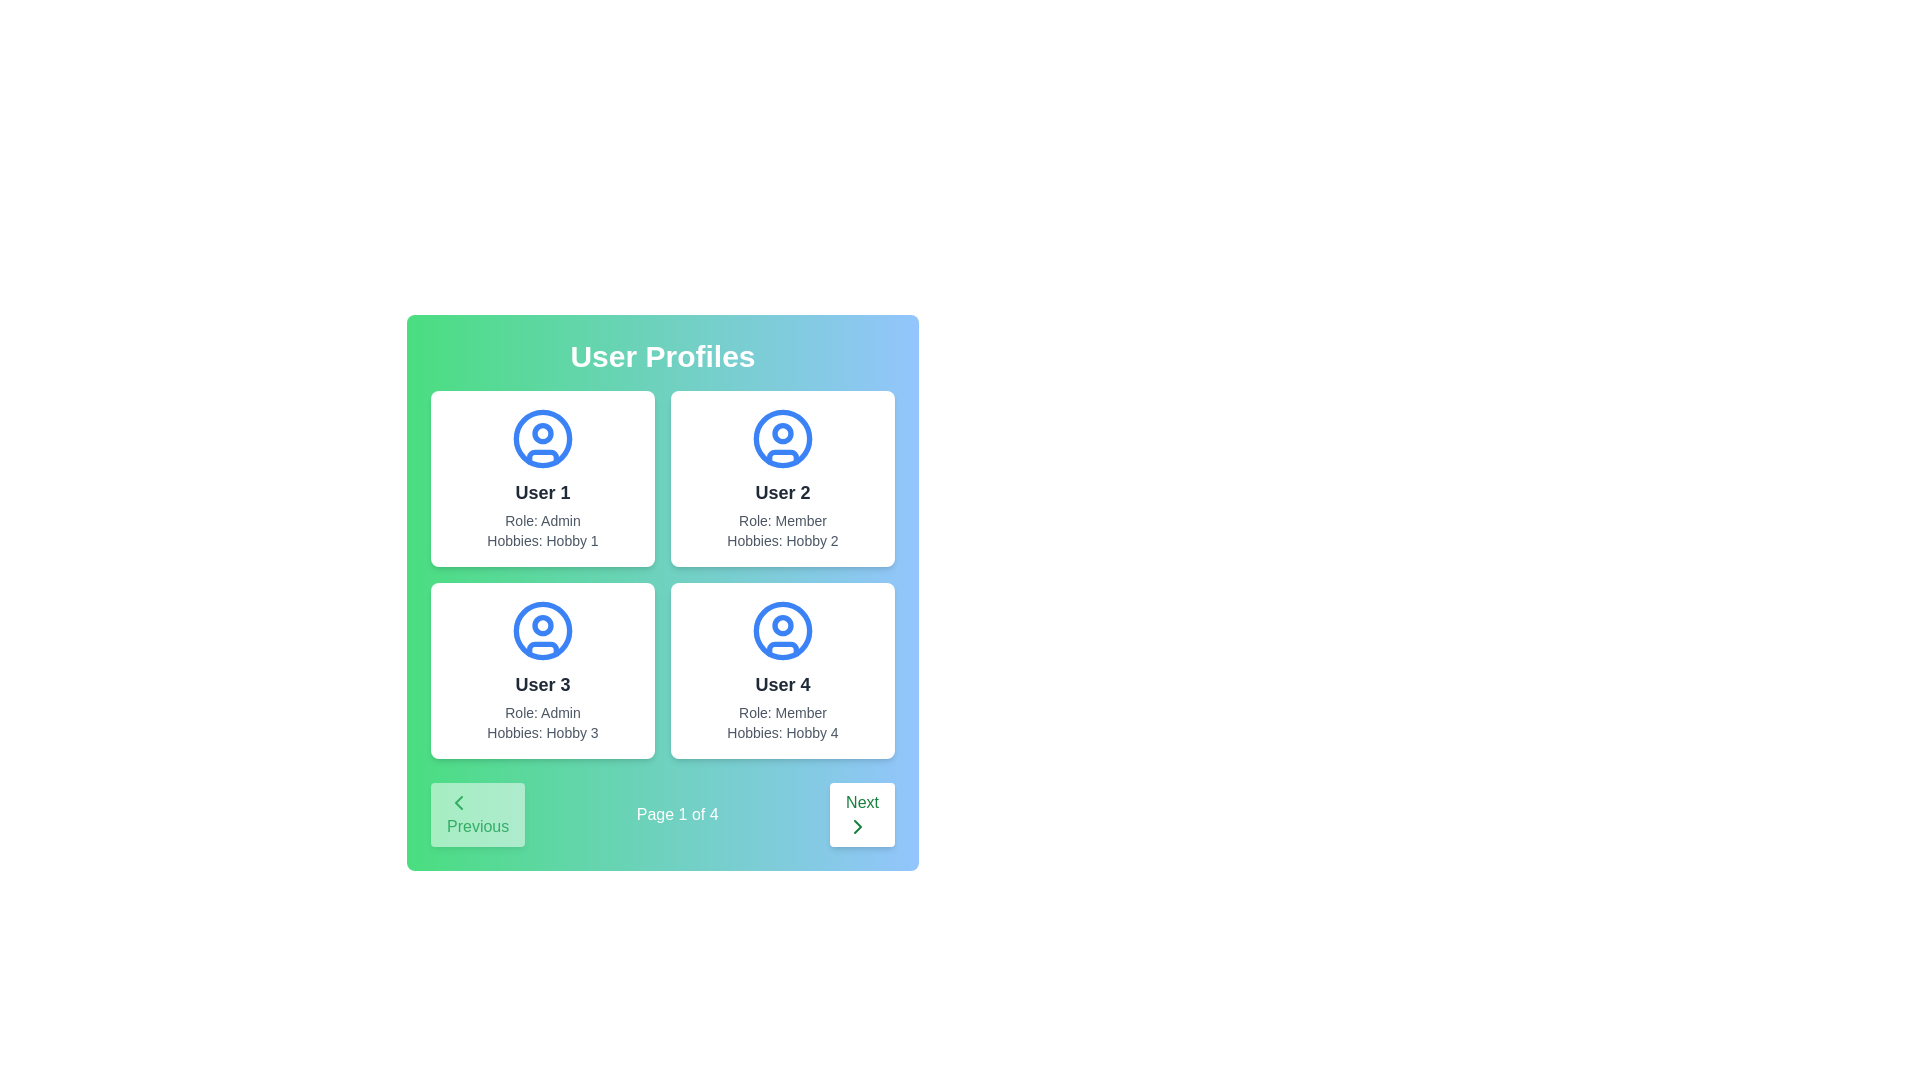  Describe the element at coordinates (781, 631) in the screenshot. I see `the SVG circle graphical element that represents part of the user avatar for 'User 4' located in the user profile card` at that location.